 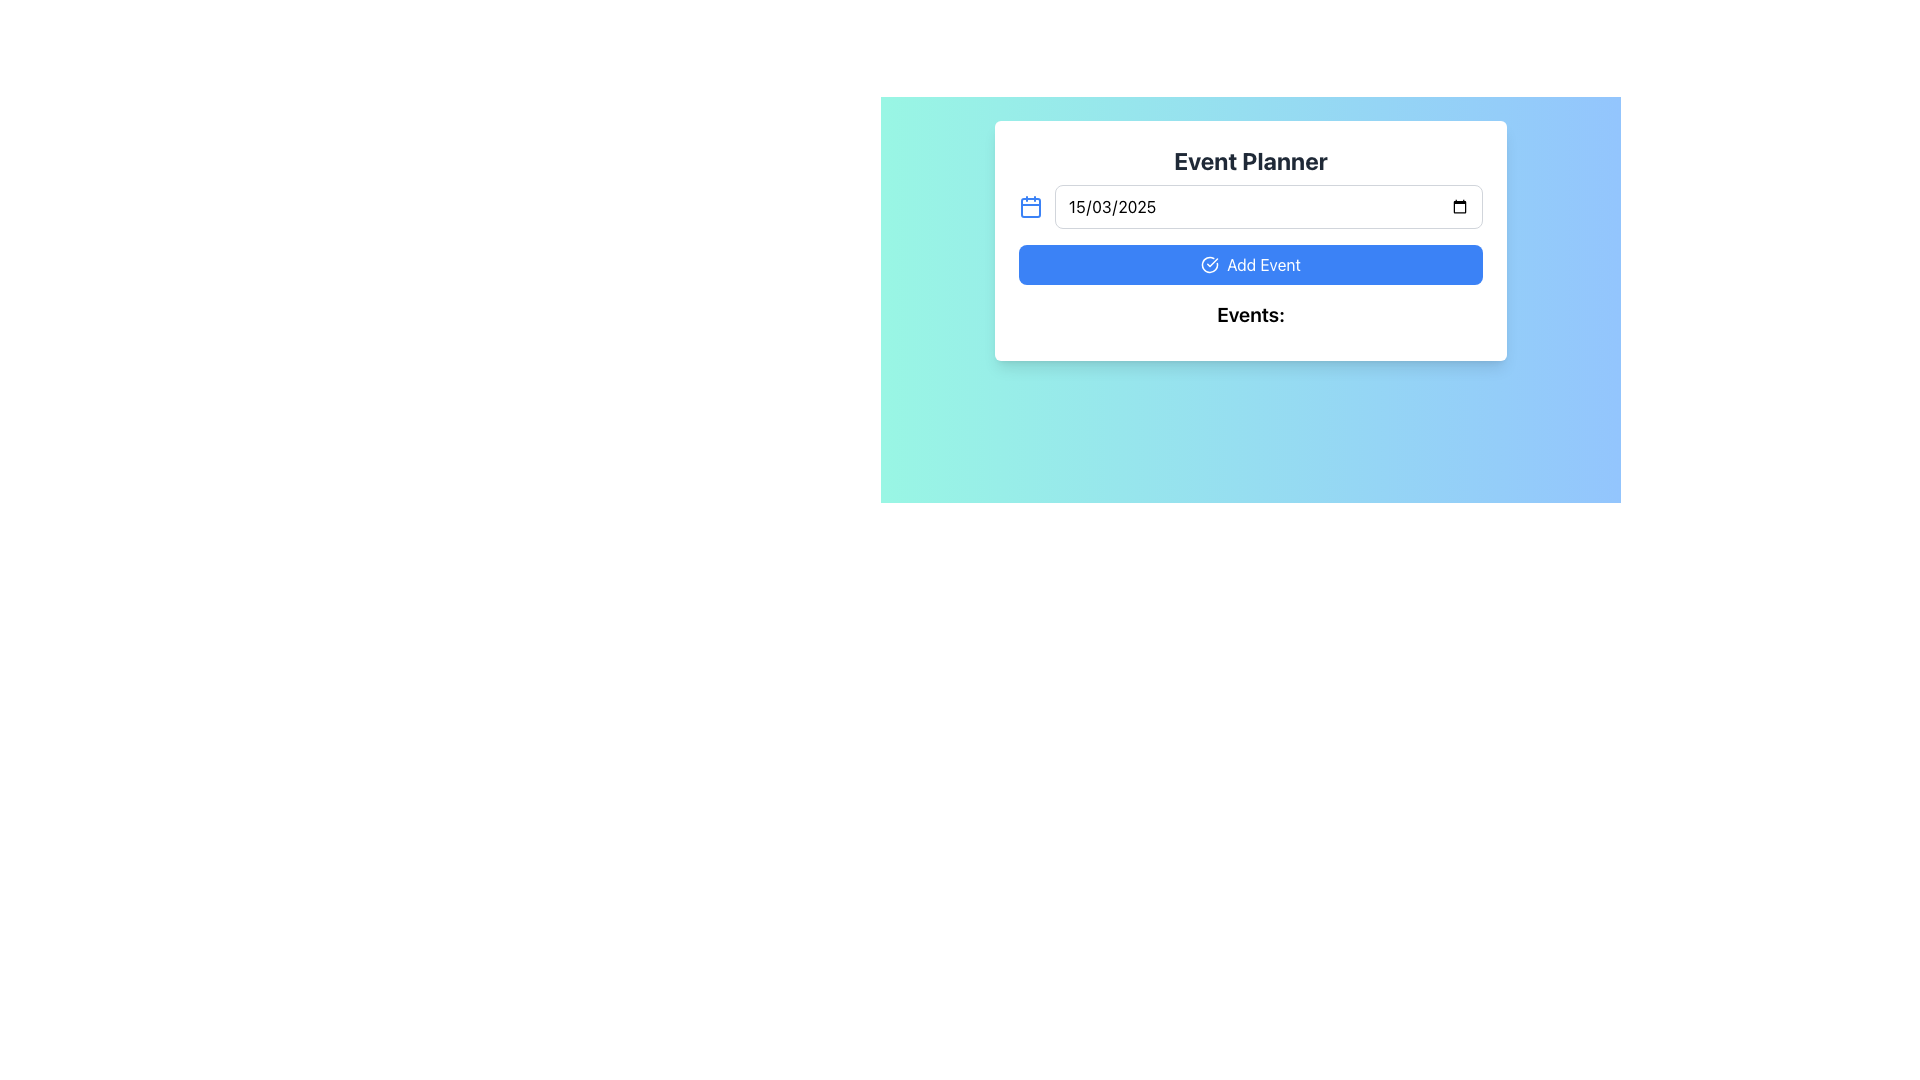 What do you see at coordinates (1031, 207) in the screenshot?
I see `the blue calendar icon located in the header of the event planner interface to the left of the date input field` at bounding box center [1031, 207].